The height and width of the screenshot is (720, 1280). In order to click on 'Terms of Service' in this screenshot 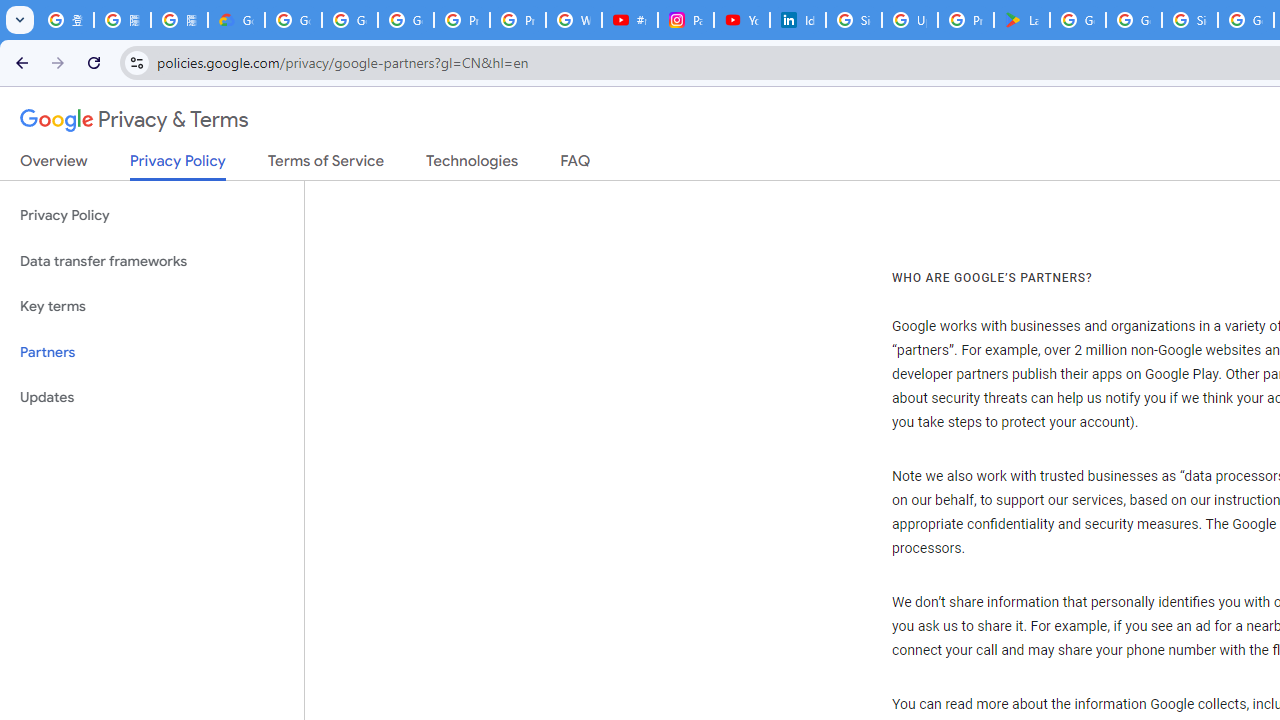, I will do `click(326, 164)`.